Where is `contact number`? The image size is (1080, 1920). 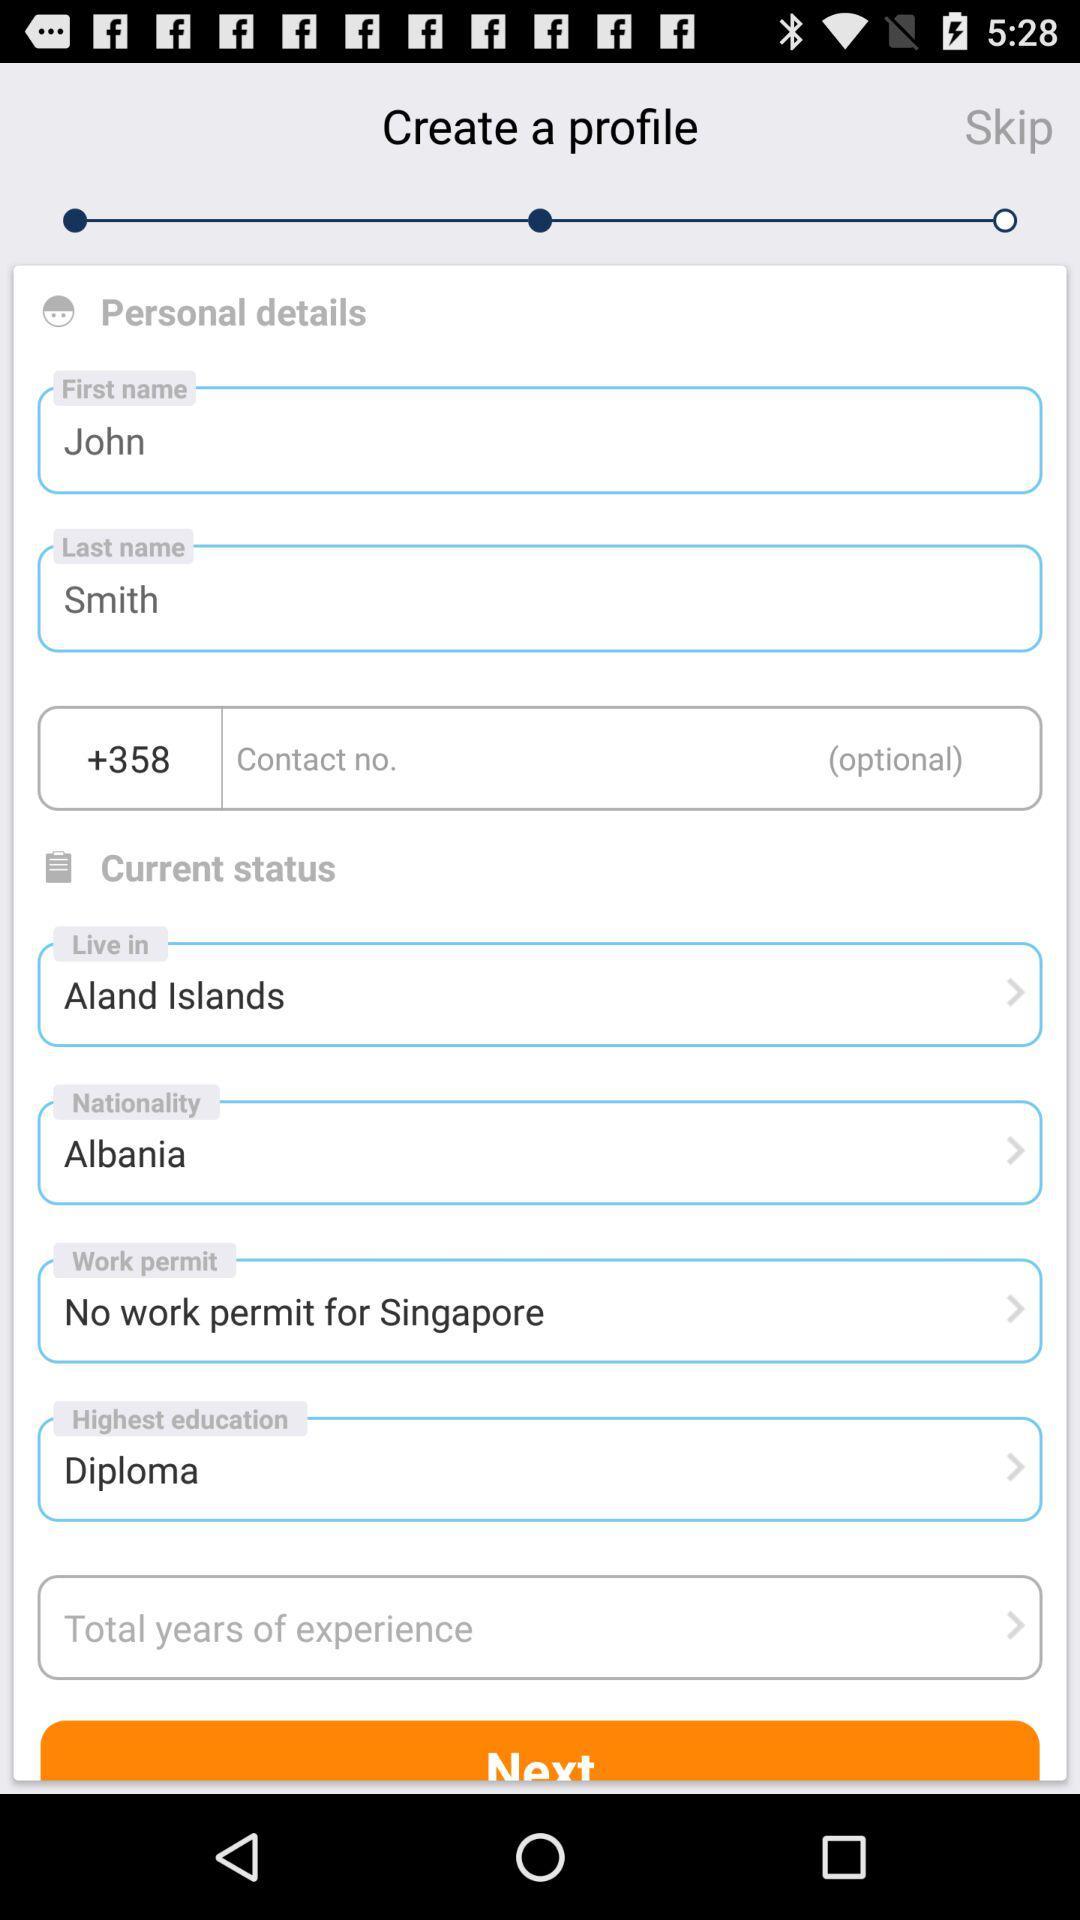
contact number is located at coordinates (632, 757).